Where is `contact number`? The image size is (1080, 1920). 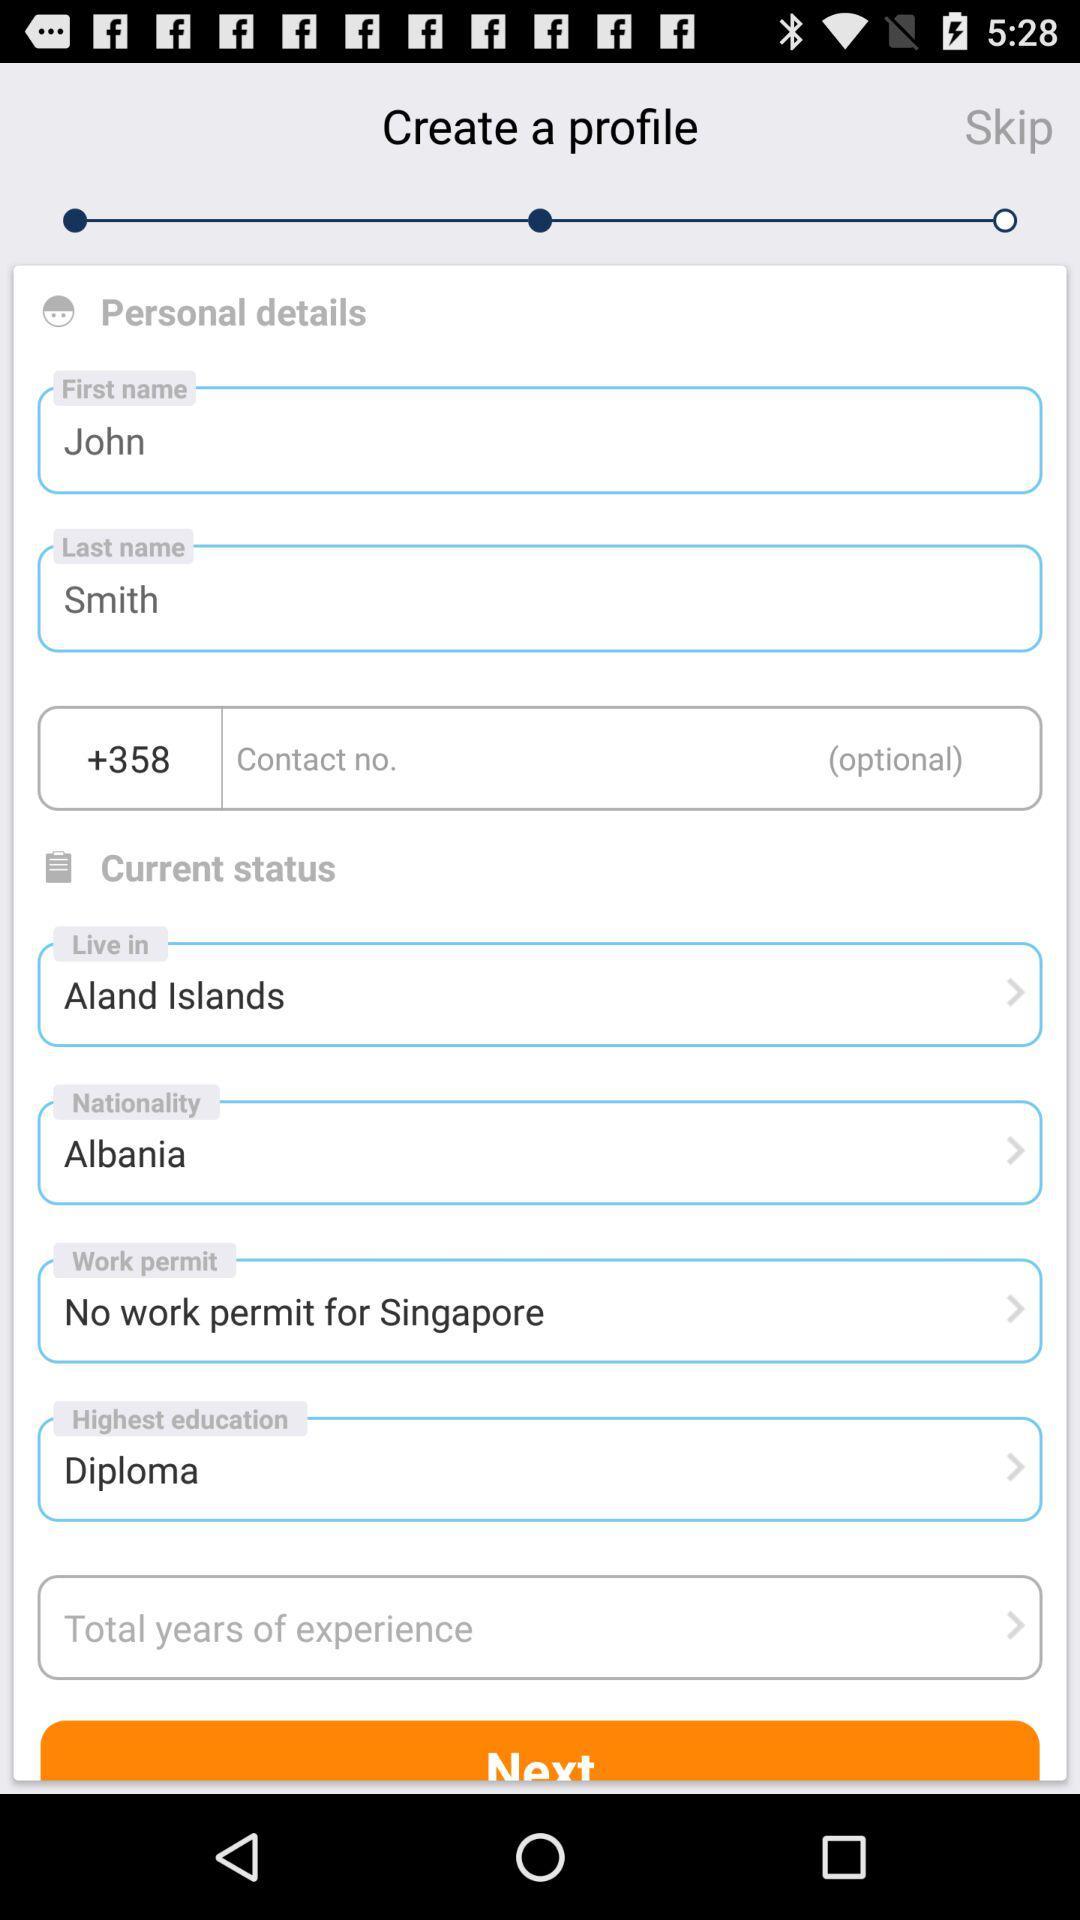
contact number is located at coordinates (632, 757).